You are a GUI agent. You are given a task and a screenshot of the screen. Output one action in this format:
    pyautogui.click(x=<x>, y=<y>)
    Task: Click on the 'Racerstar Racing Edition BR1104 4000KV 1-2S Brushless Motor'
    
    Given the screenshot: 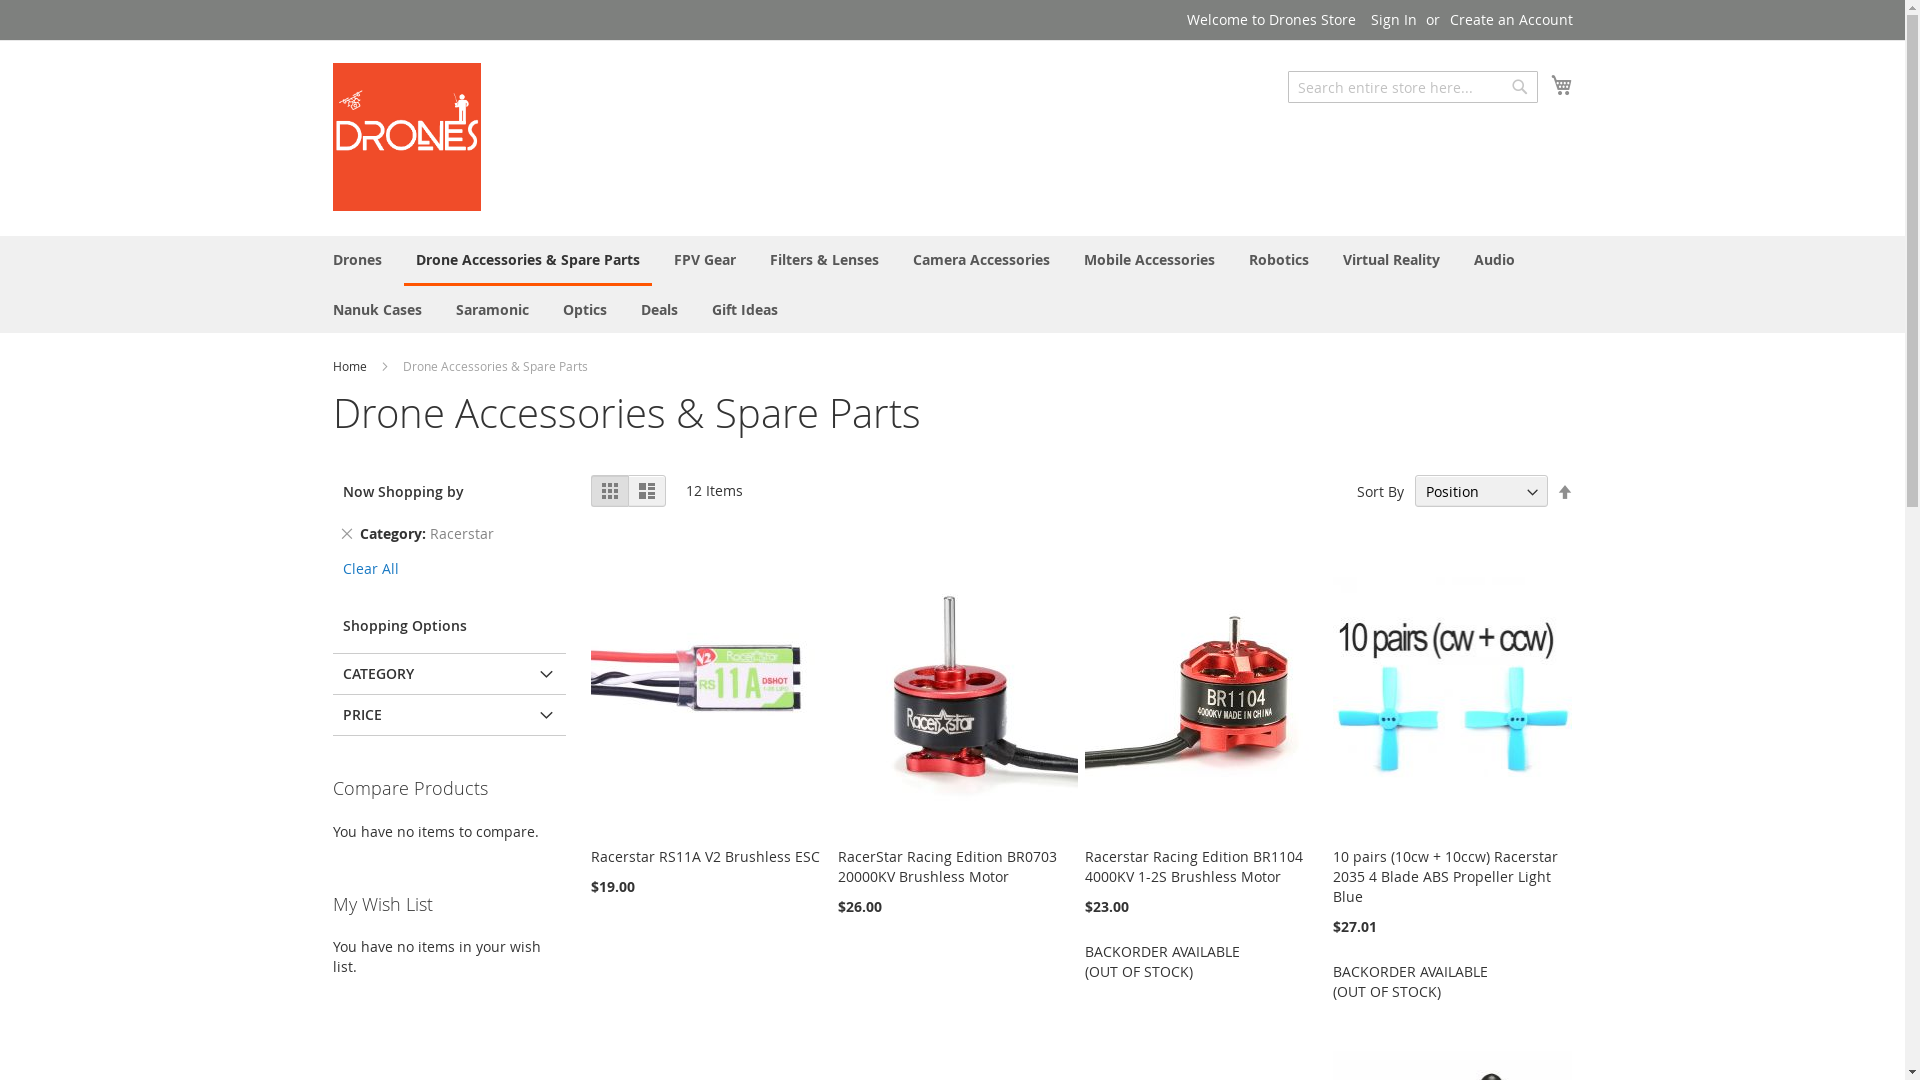 What is the action you would take?
    pyautogui.click(x=1194, y=865)
    